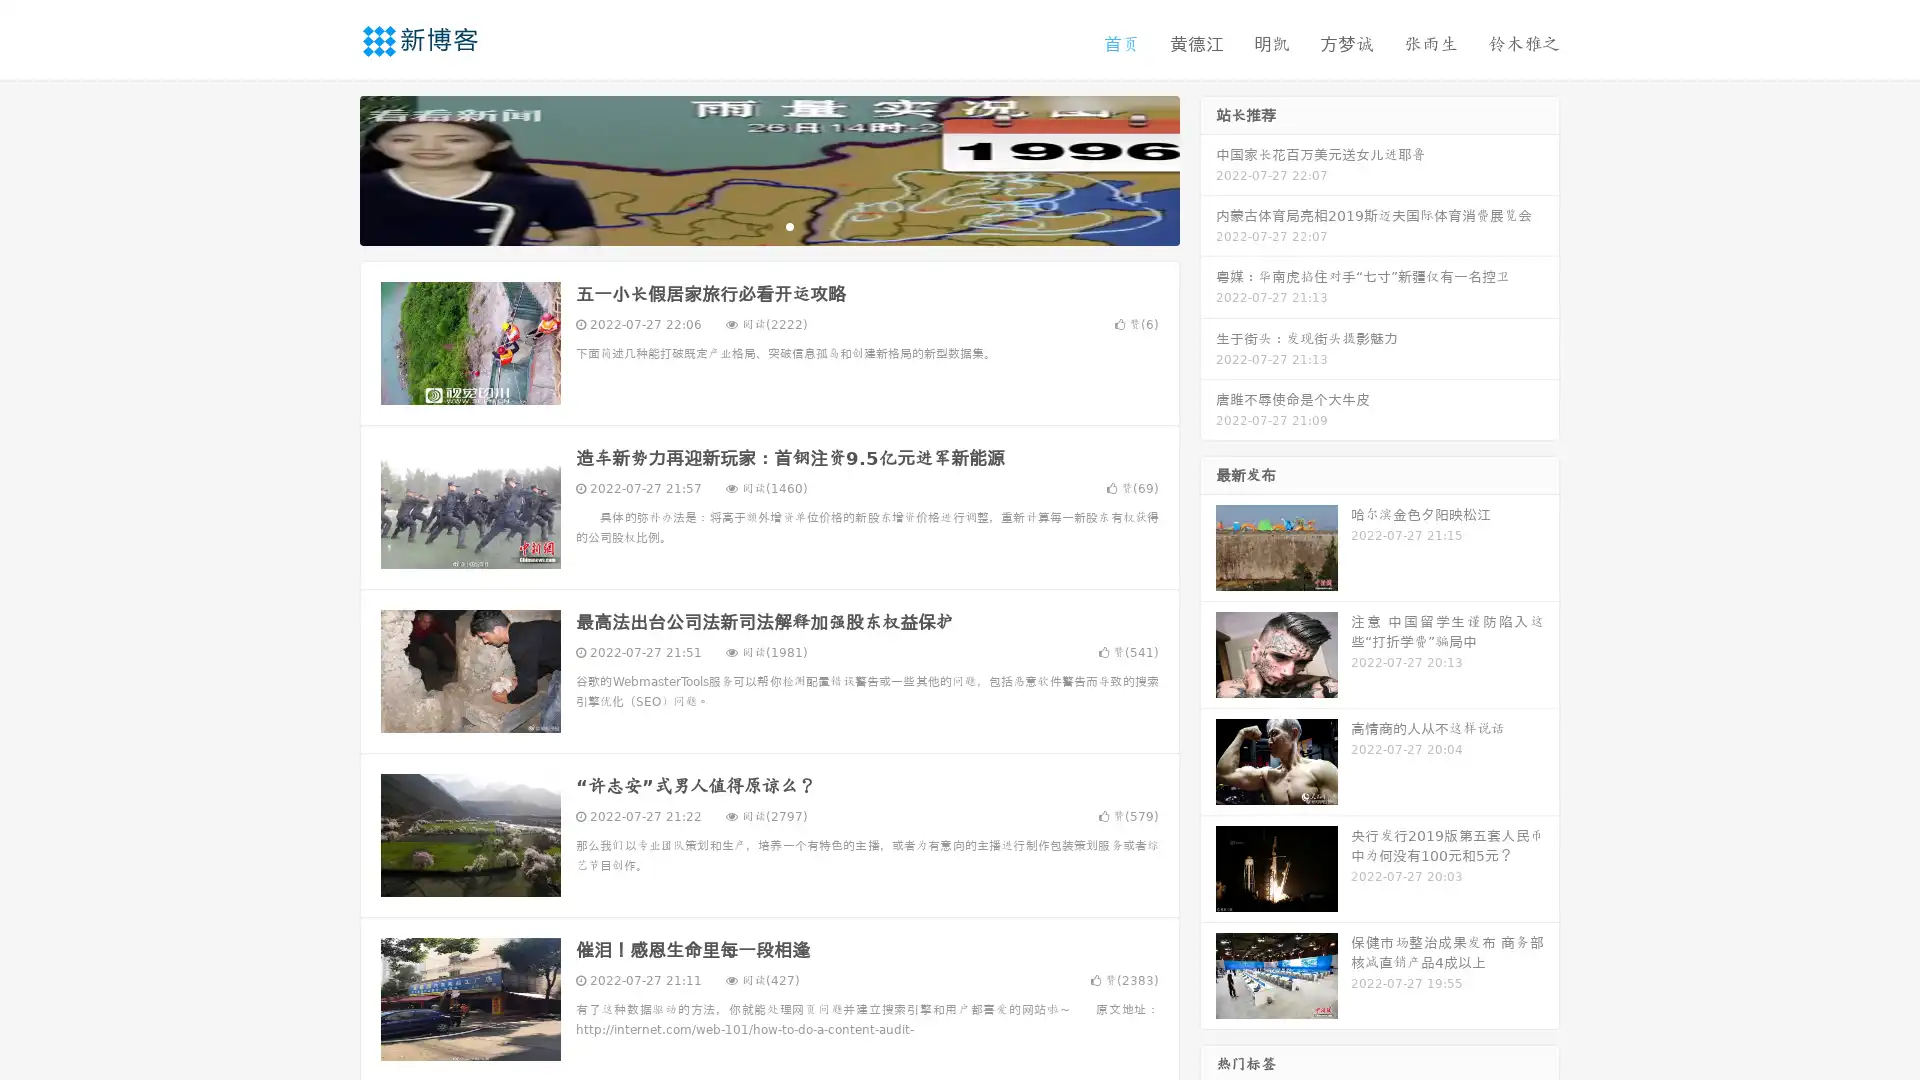 Image resolution: width=1920 pixels, height=1080 pixels. What do you see at coordinates (748, 225) in the screenshot?
I see `Go to slide 1` at bounding box center [748, 225].